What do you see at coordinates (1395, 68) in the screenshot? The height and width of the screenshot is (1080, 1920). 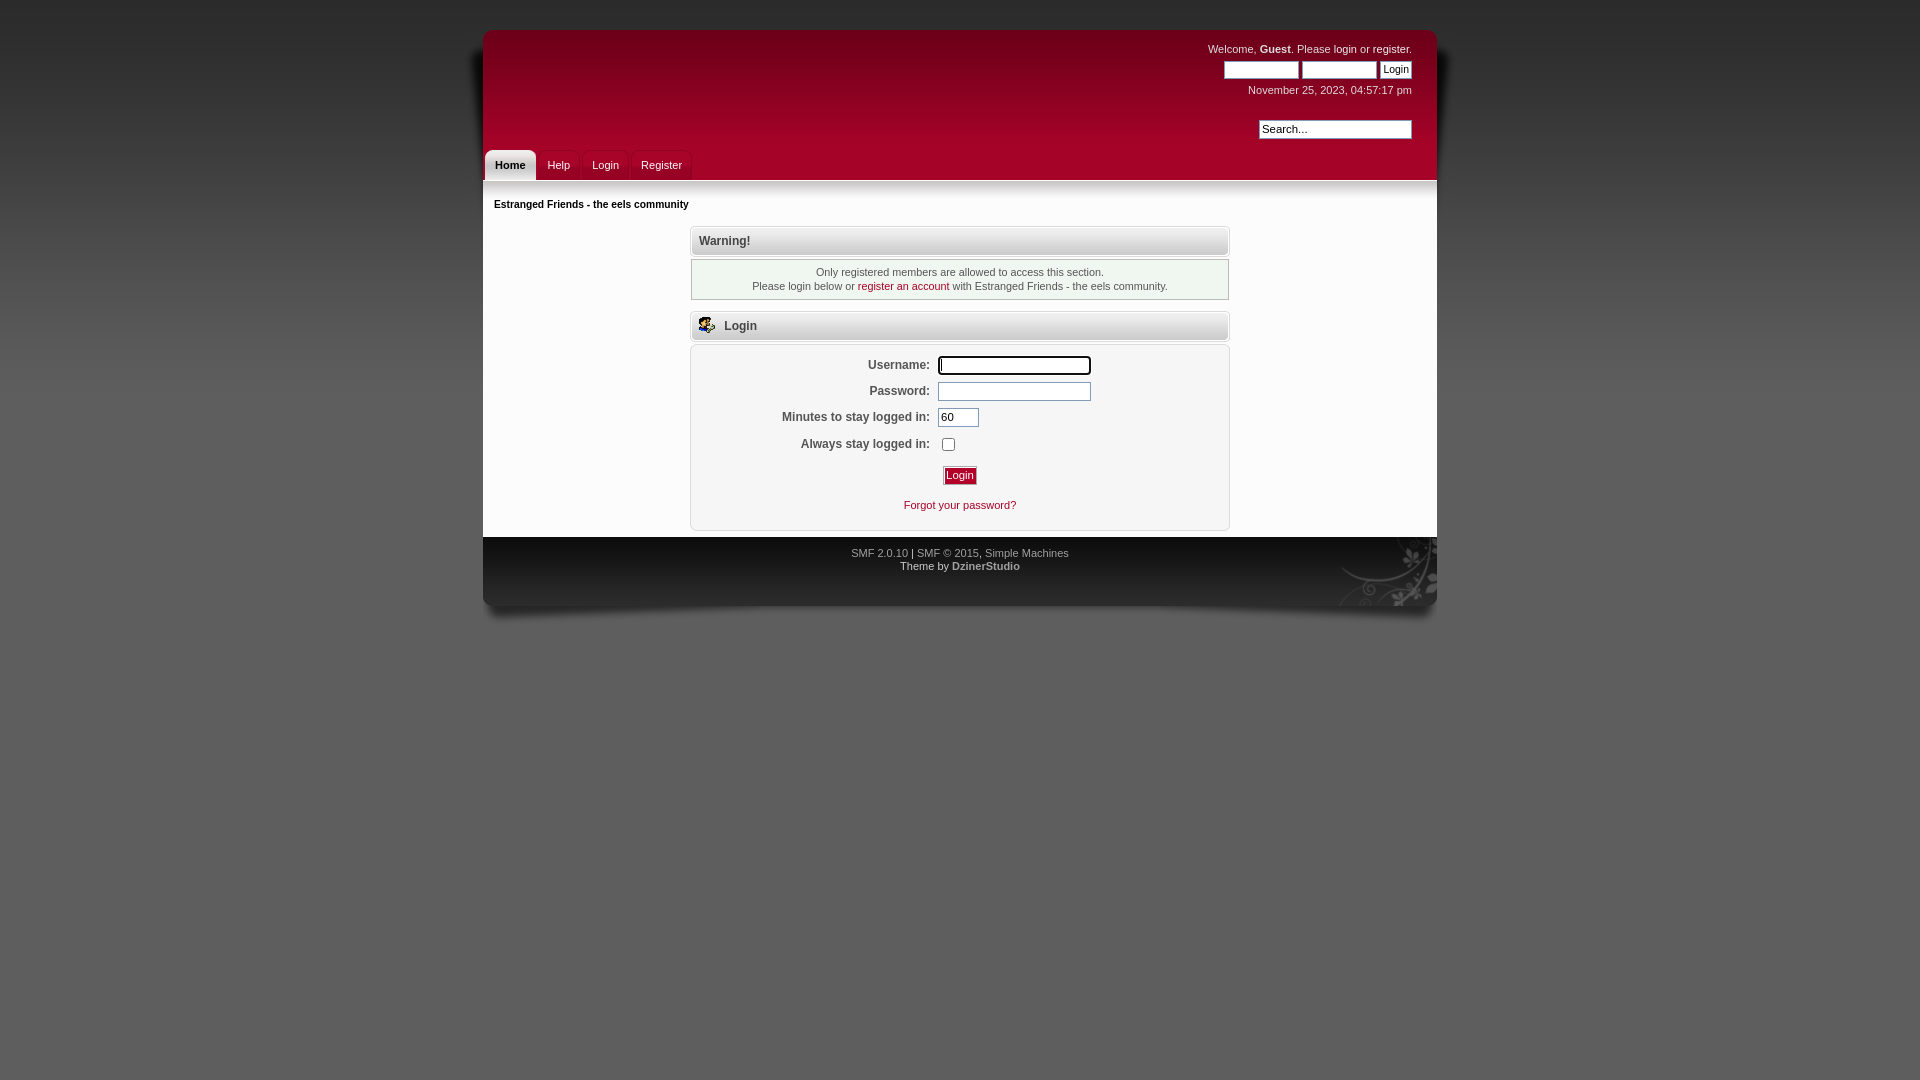 I see `'Login'` at bounding box center [1395, 68].